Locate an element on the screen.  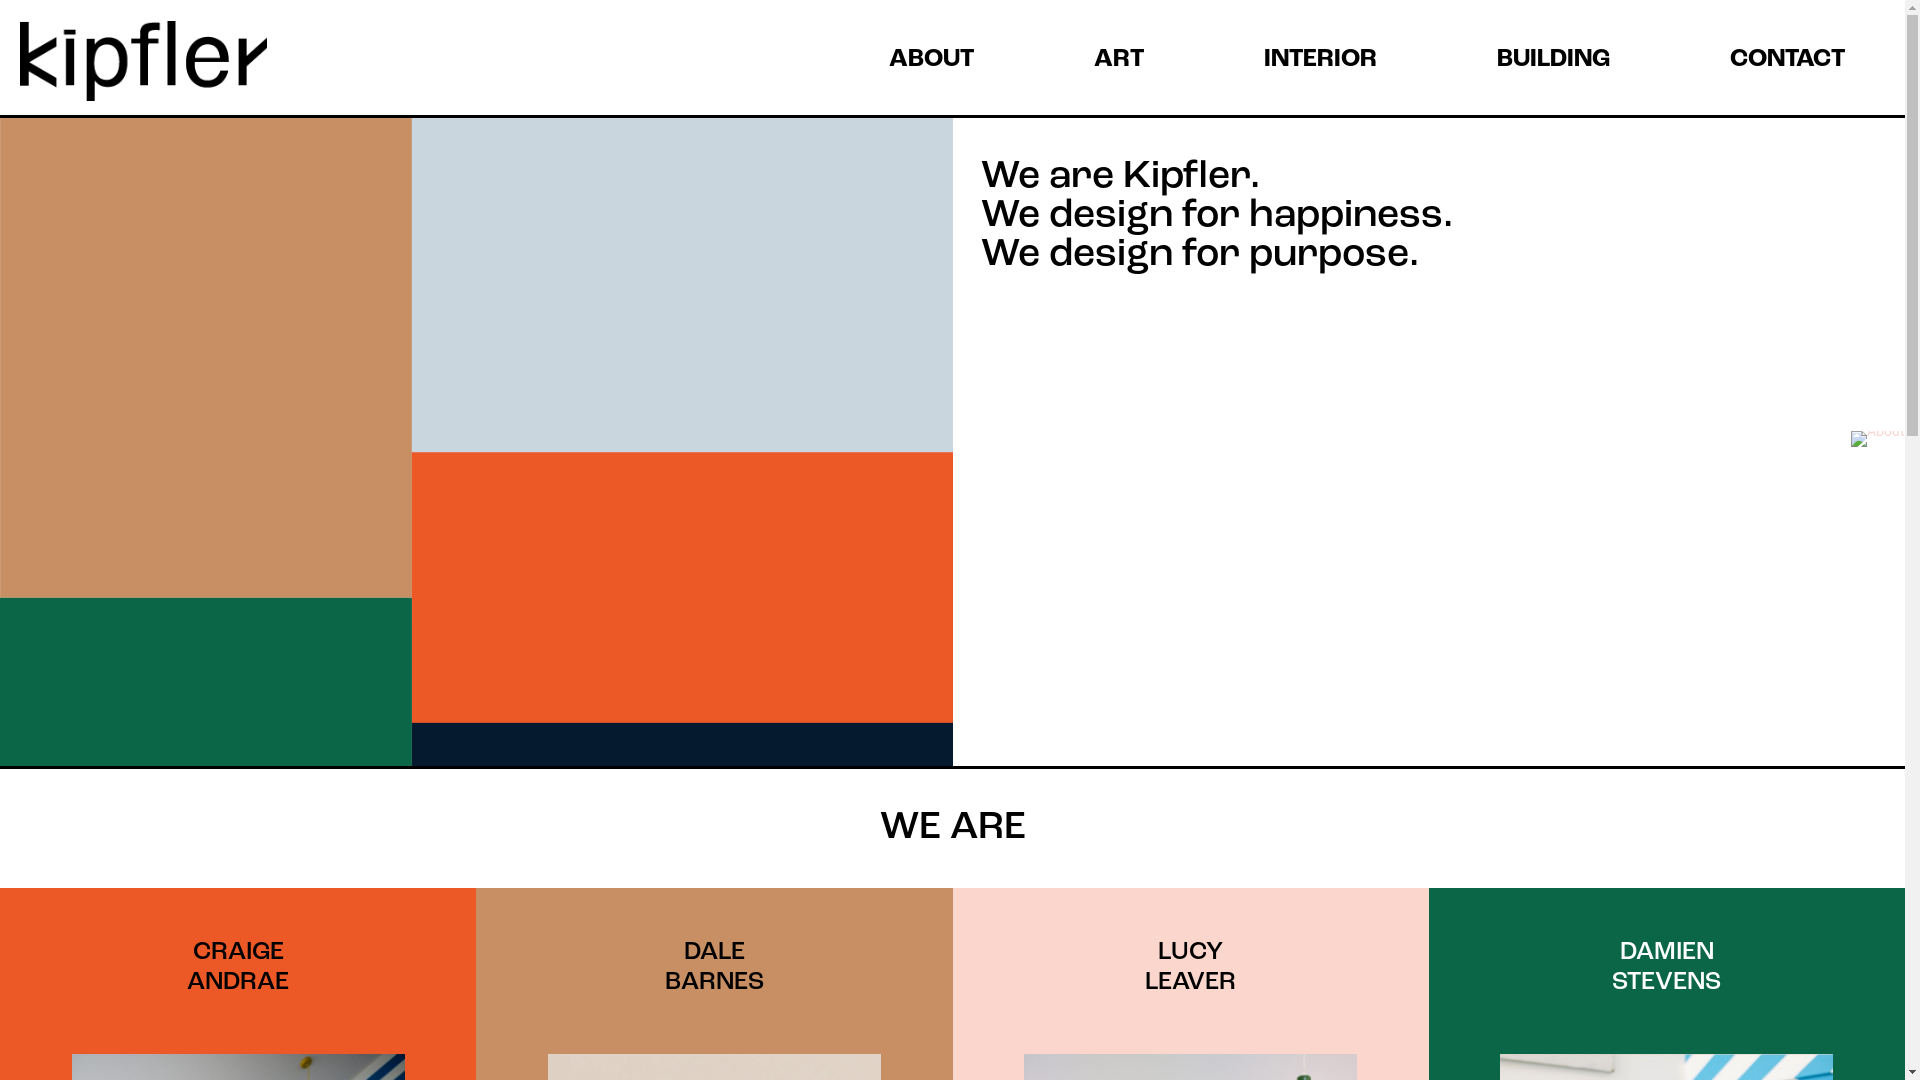
'Kipfler' is located at coordinates (19, 56).